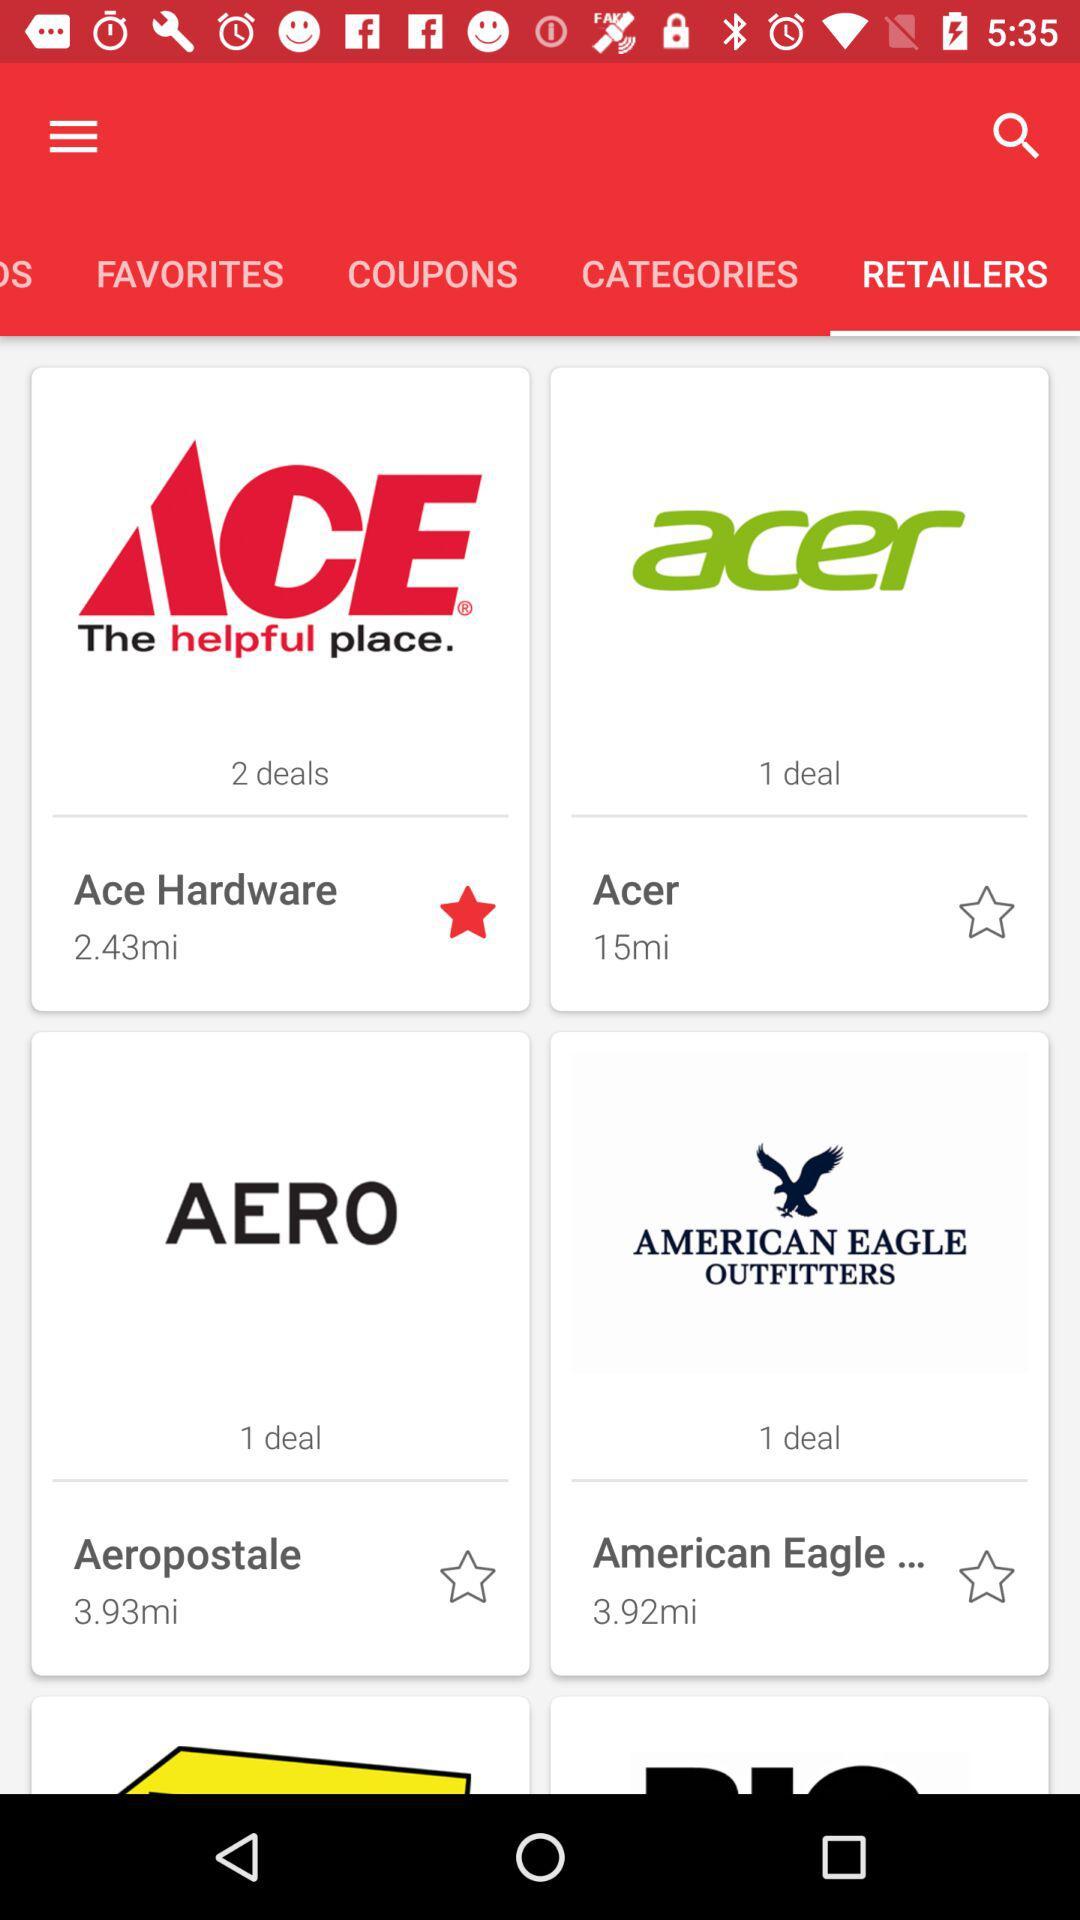  Describe the element at coordinates (990, 1580) in the screenshot. I see `company` at that location.